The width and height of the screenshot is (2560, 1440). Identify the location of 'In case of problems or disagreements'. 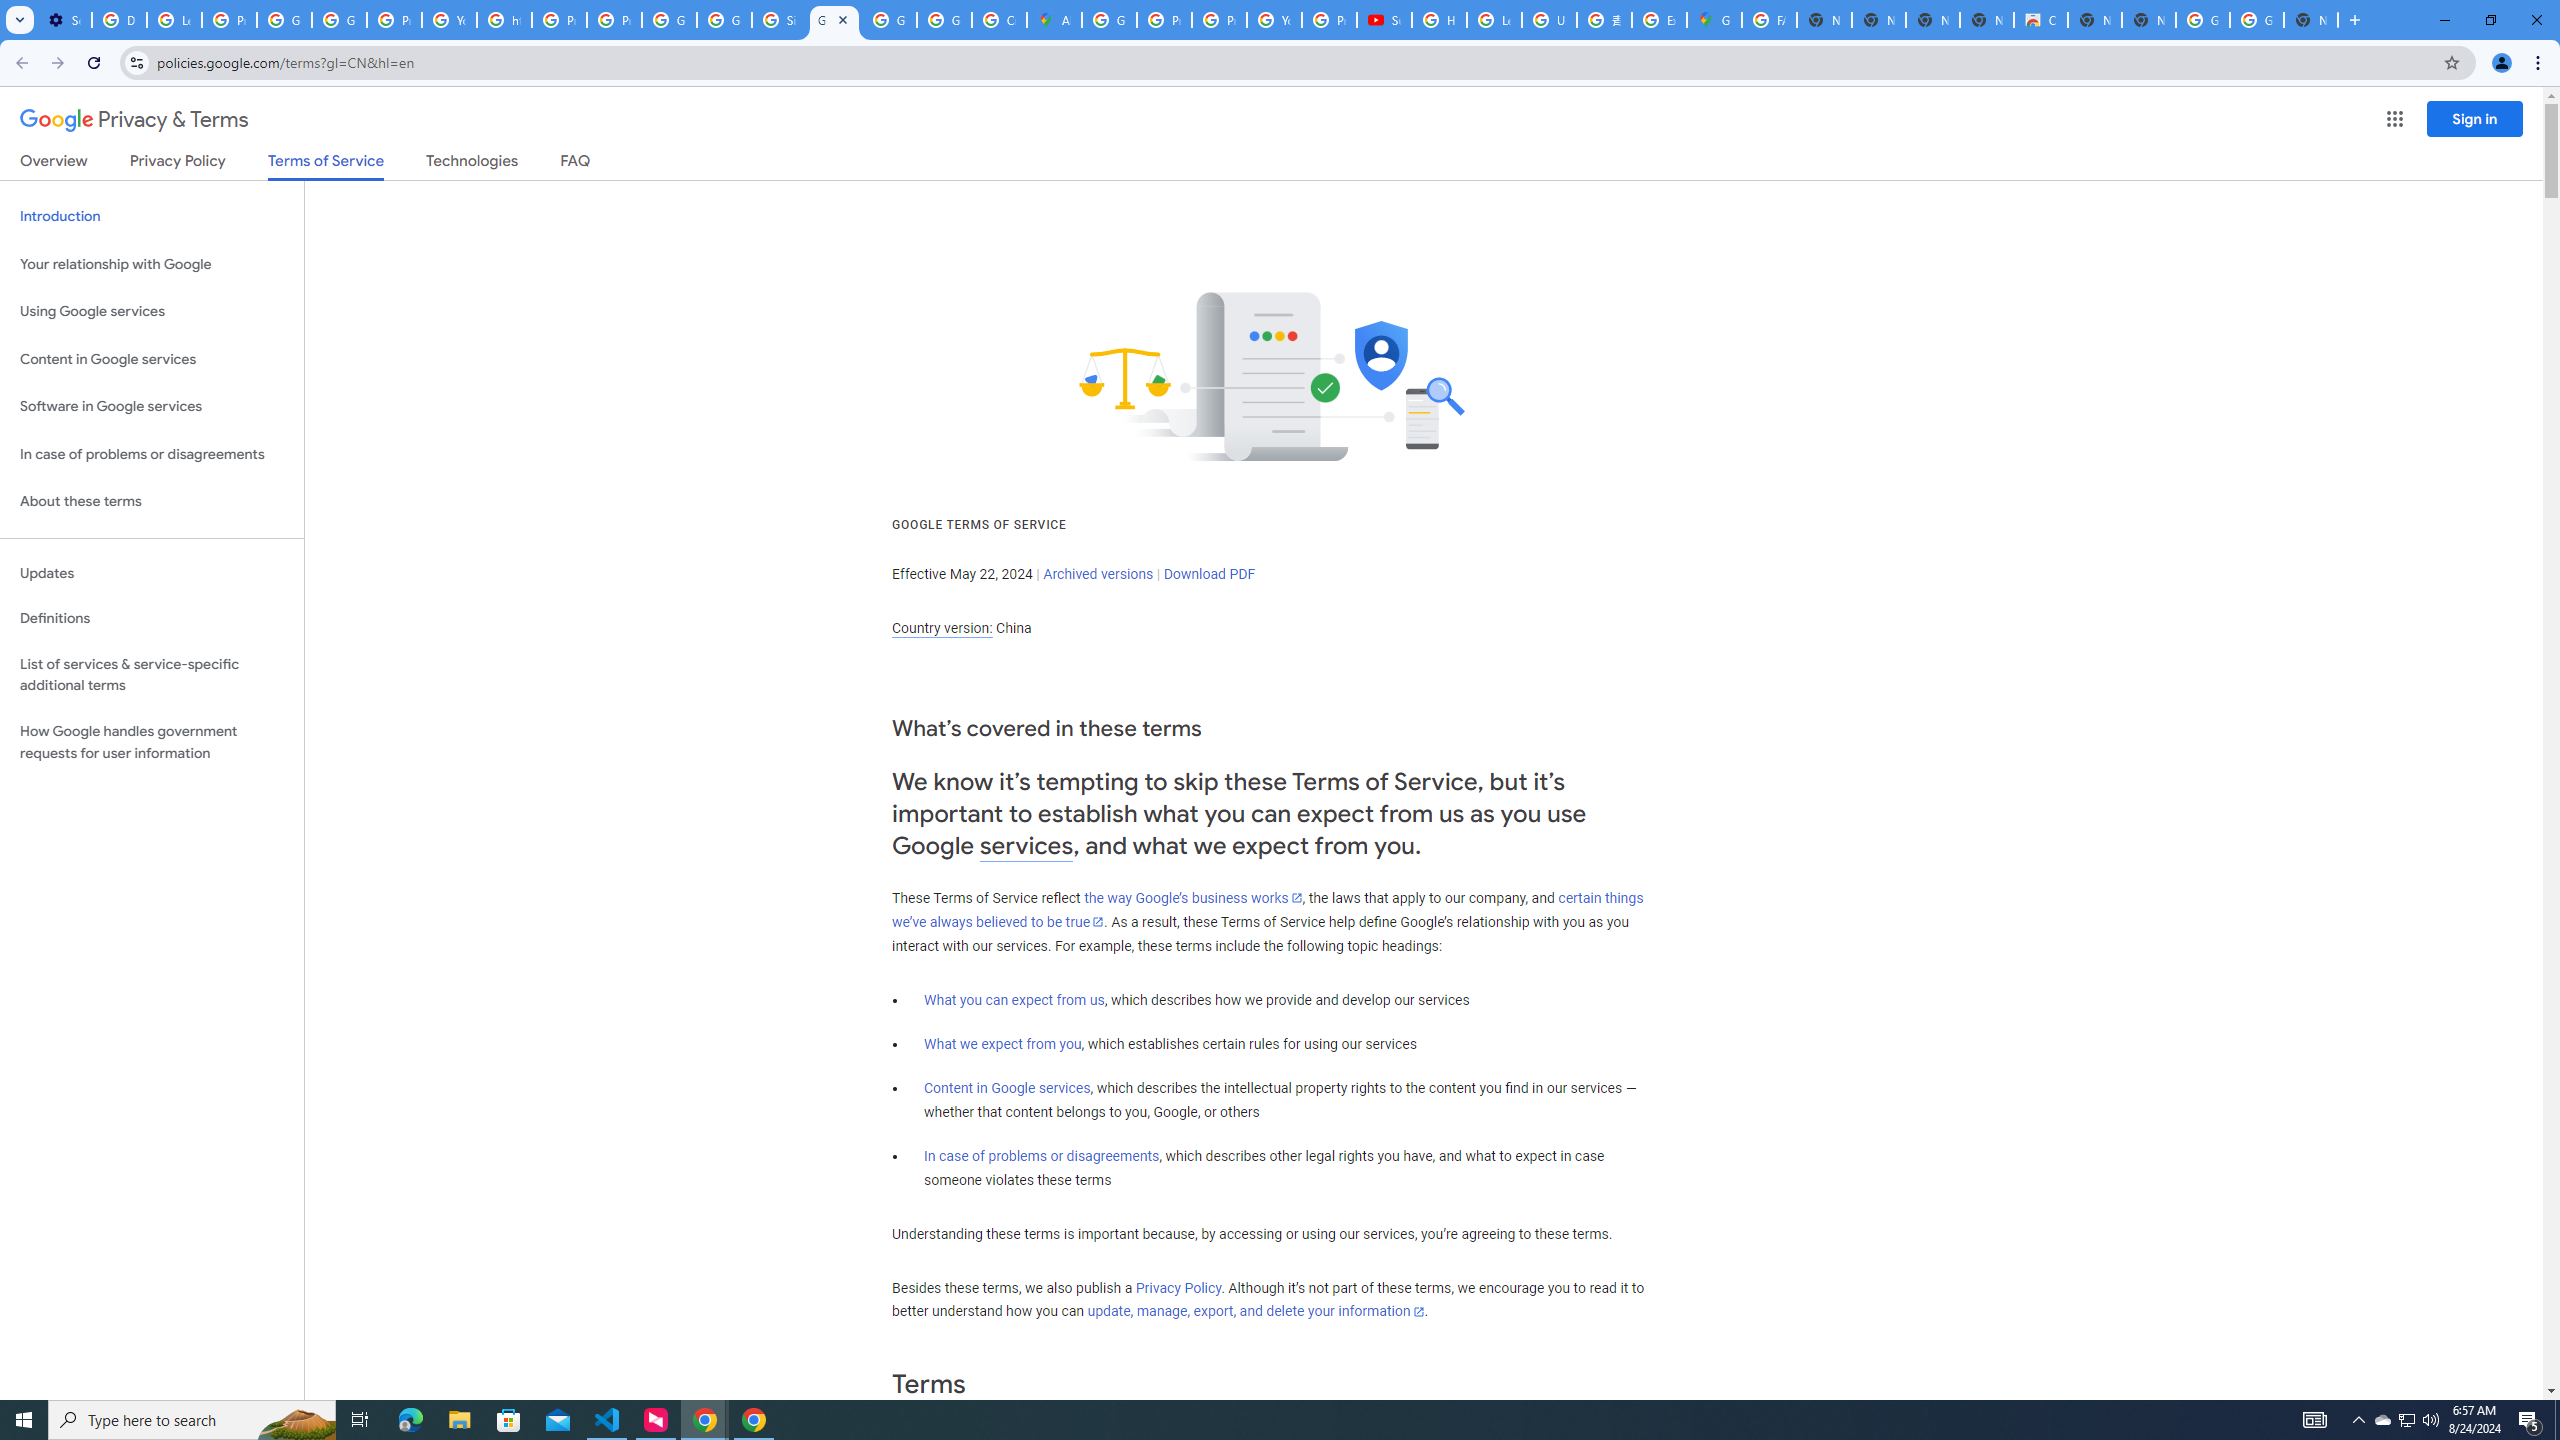
(1040, 1156).